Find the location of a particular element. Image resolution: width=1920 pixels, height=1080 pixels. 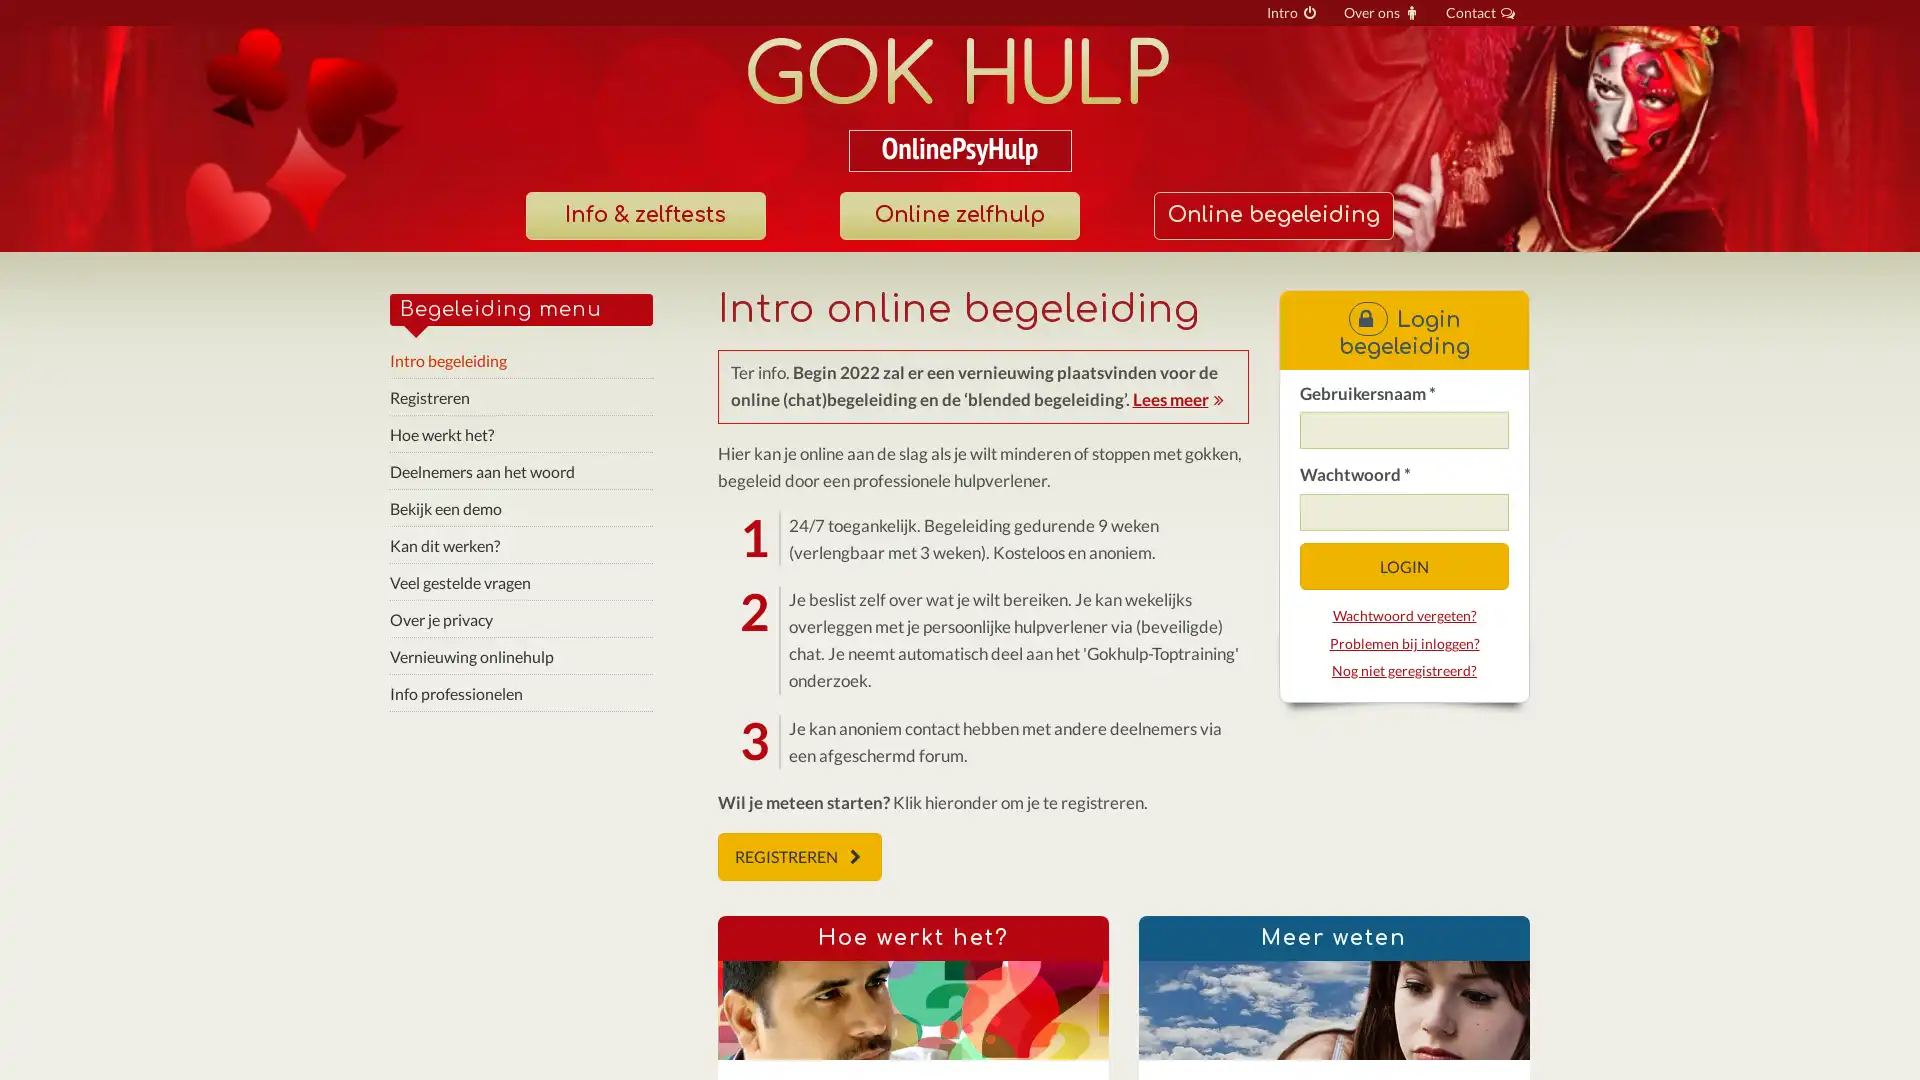

LOGIN is located at coordinates (1402, 566).